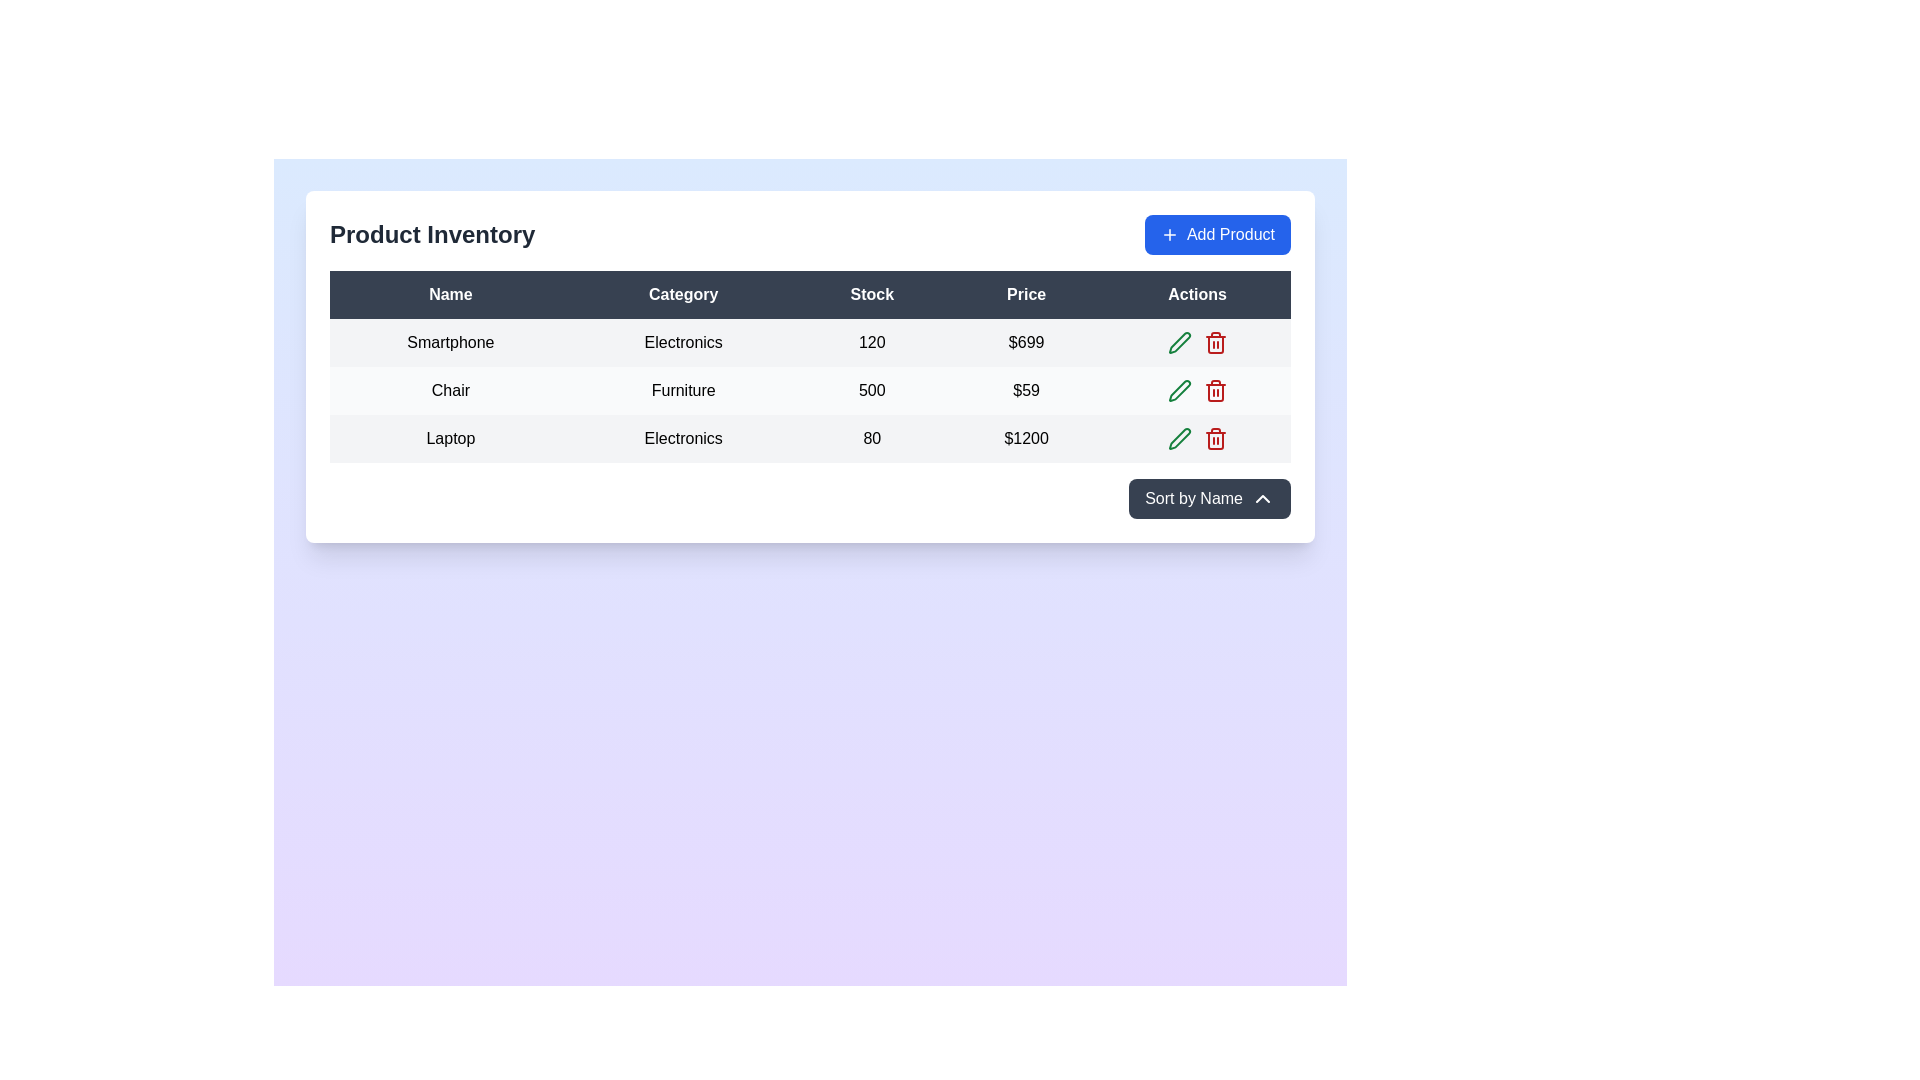 The height and width of the screenshot is (1080, 1920). What do you see at coordinates (1026, 294) in the screenshot?
I see `the 'Price' column header label in the table, which is the fourth column header located between the 'Stock' and 'Actions' columns` at bounding box center [1026, 294].